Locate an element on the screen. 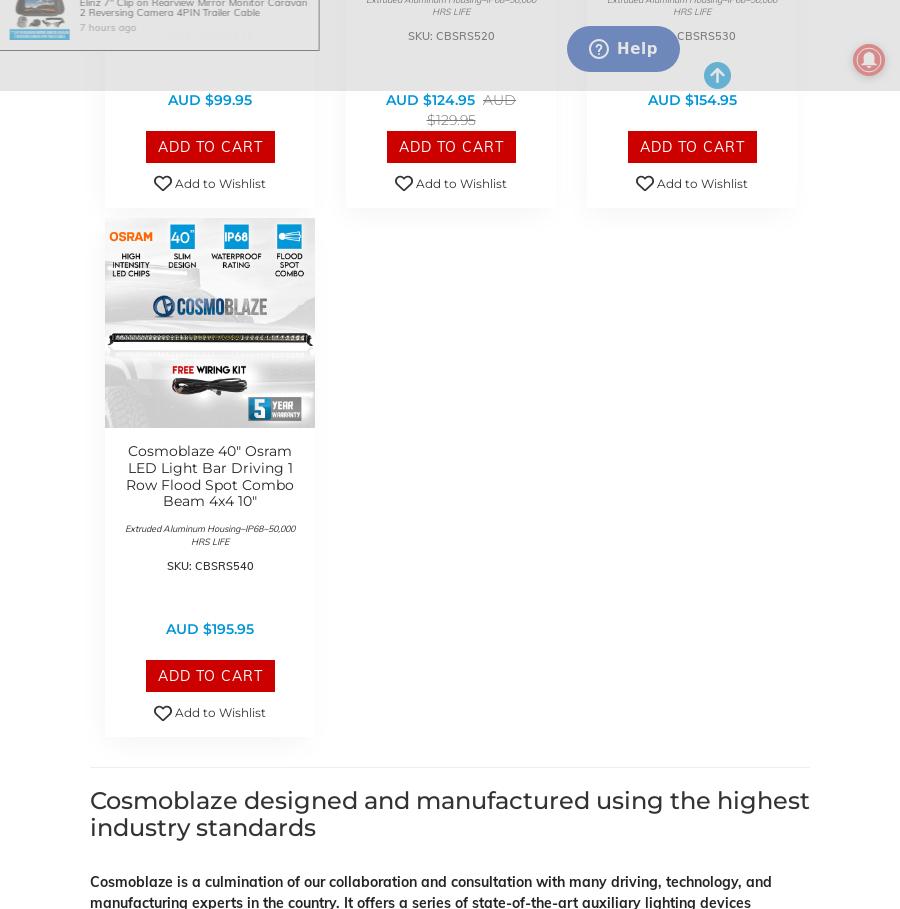 The width and height of the screenshot is (900, 909). 'AUD $154.95' is located at coordinates (690, 97).